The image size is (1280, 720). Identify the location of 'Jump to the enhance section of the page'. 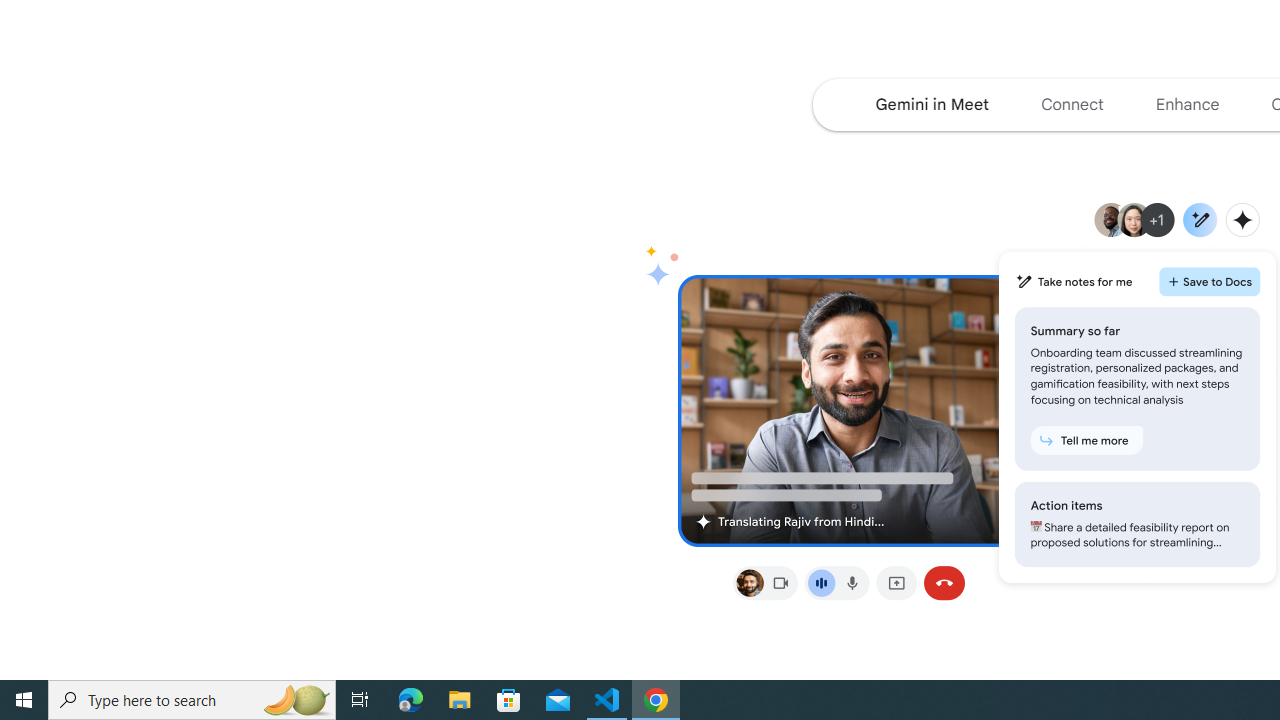
(1187, 104).